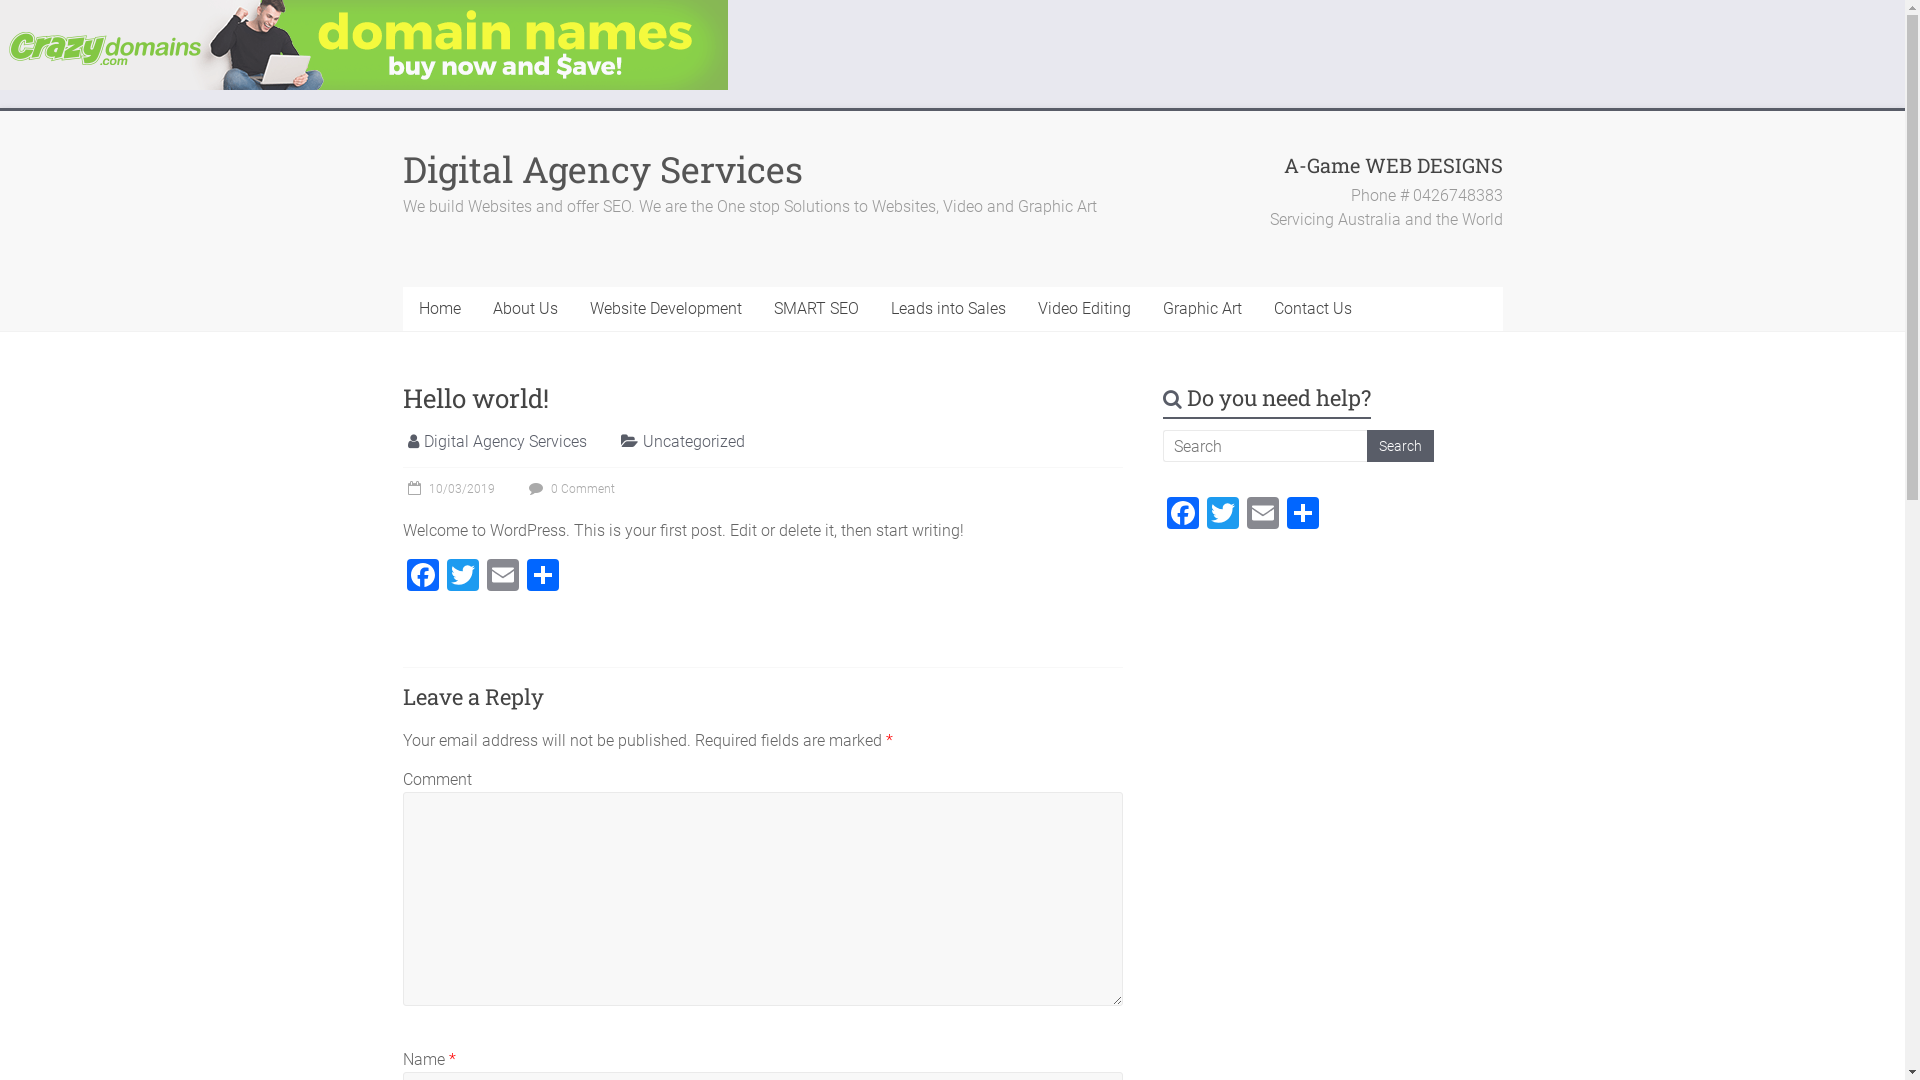  What do you see at coordinates (1222, 514) in the screenshot?
I see `'Twitter'` at bounding box center [1222, 514].